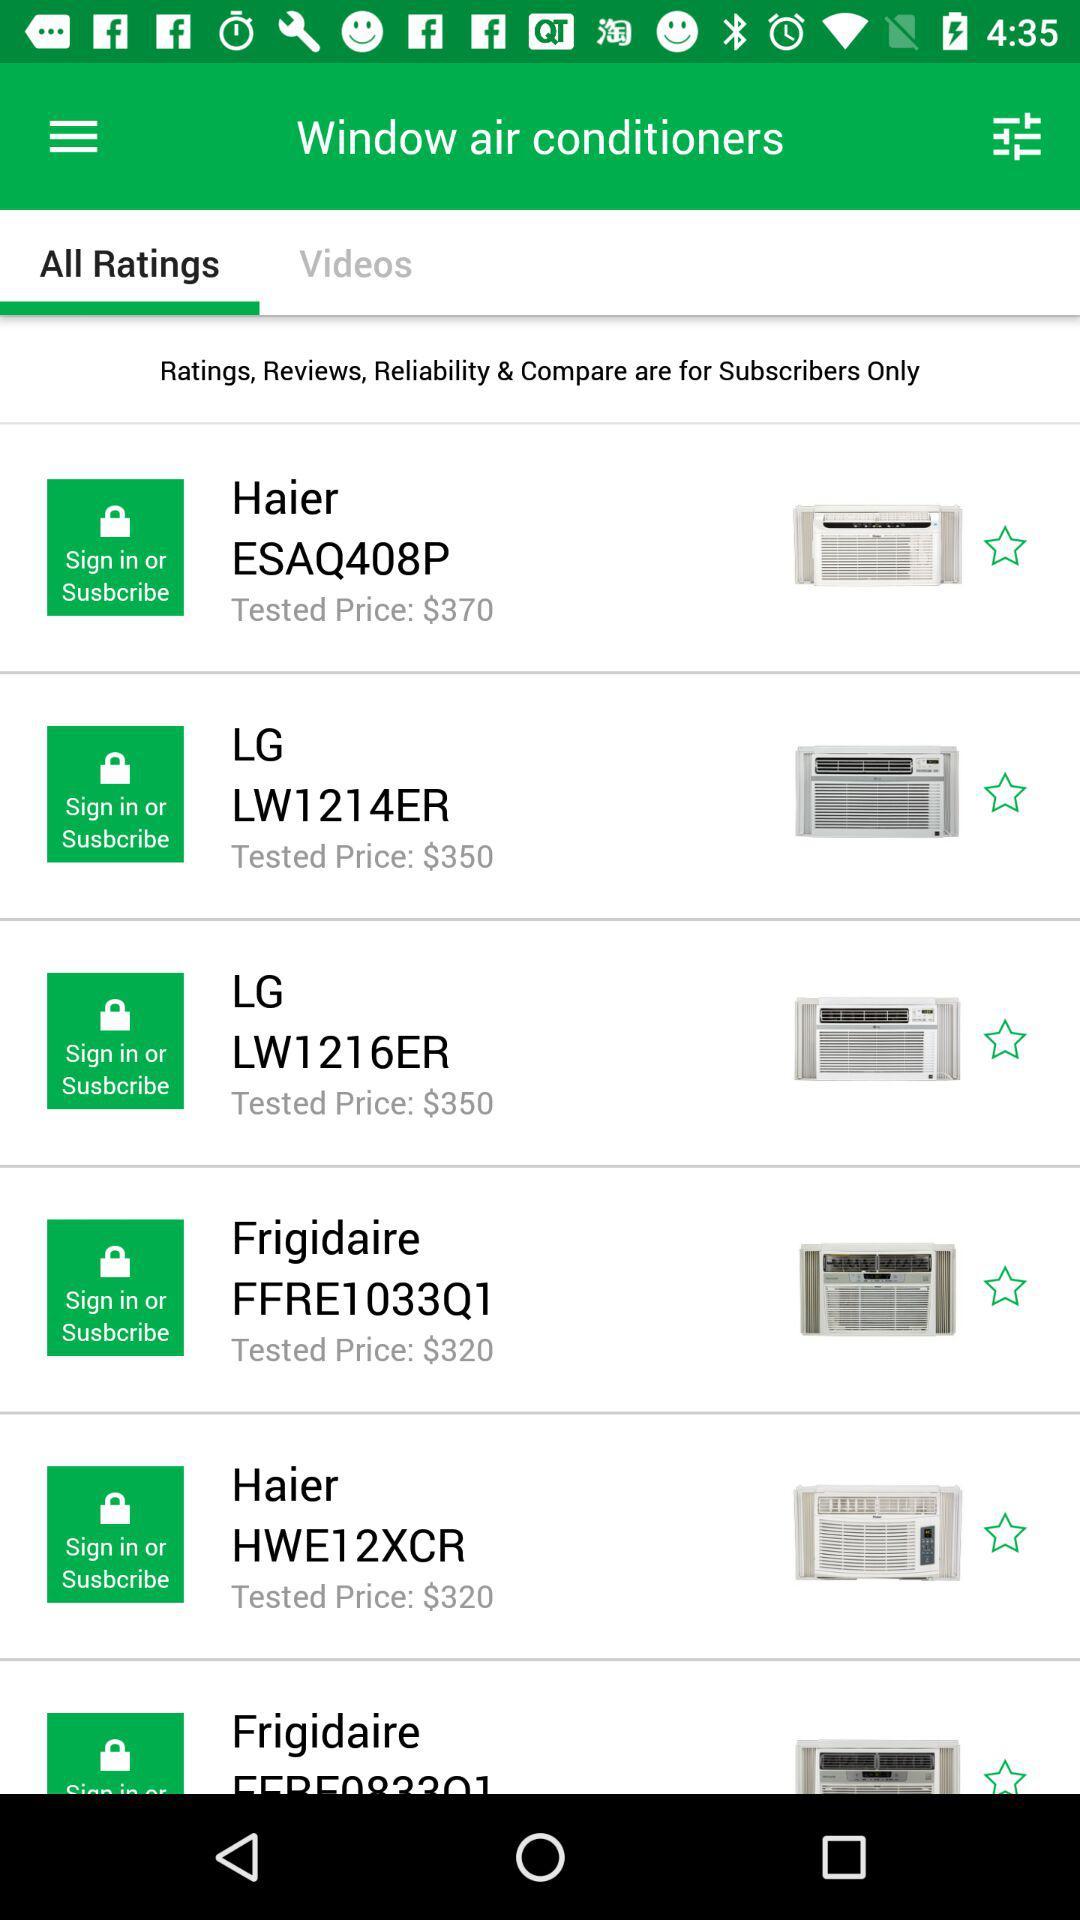  I want to click on it represented the ratting of te products, so click(1027, 793).